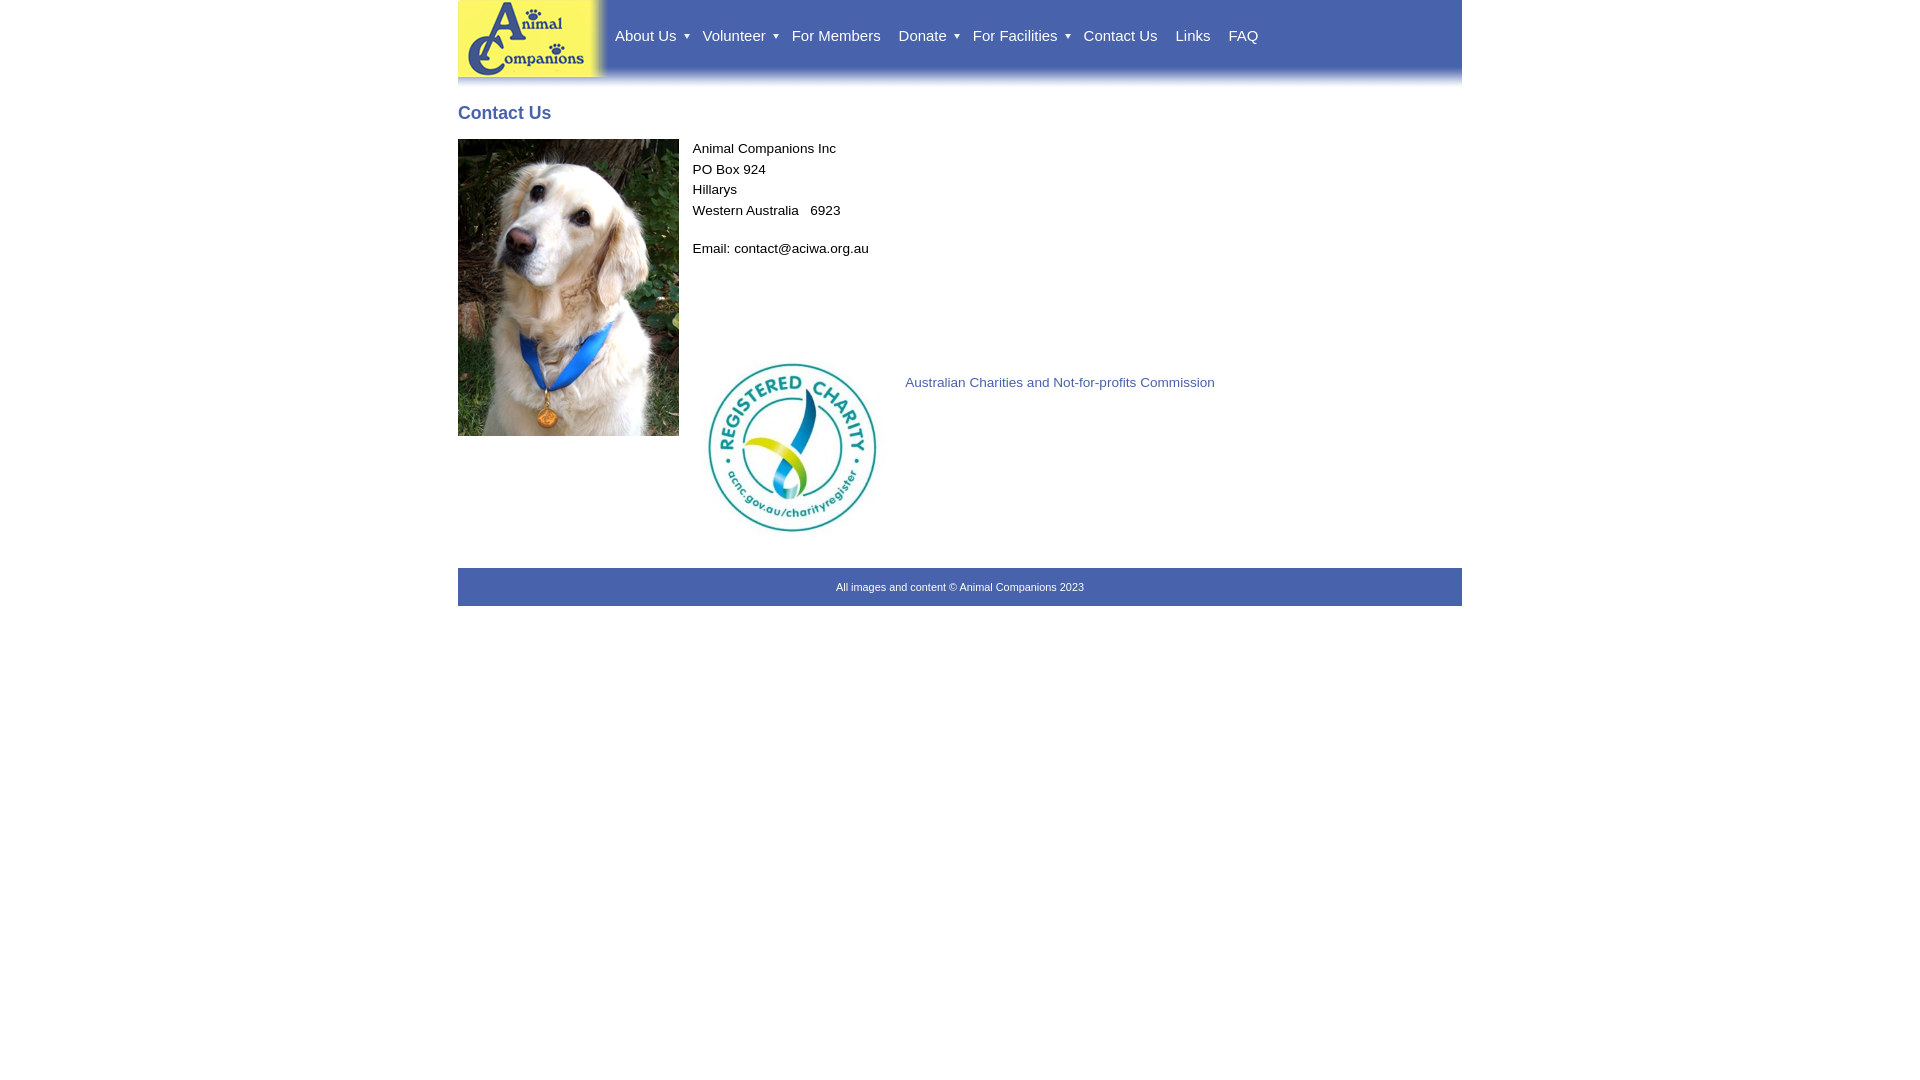 Image resolution: width=1920 pixels, height=1080 pixels. What do you see at coordinates (1059, 382) in the screenshot?
I see `'Australian Charities and Not-for-profits Commission'` at bounding box center [1059, 382].